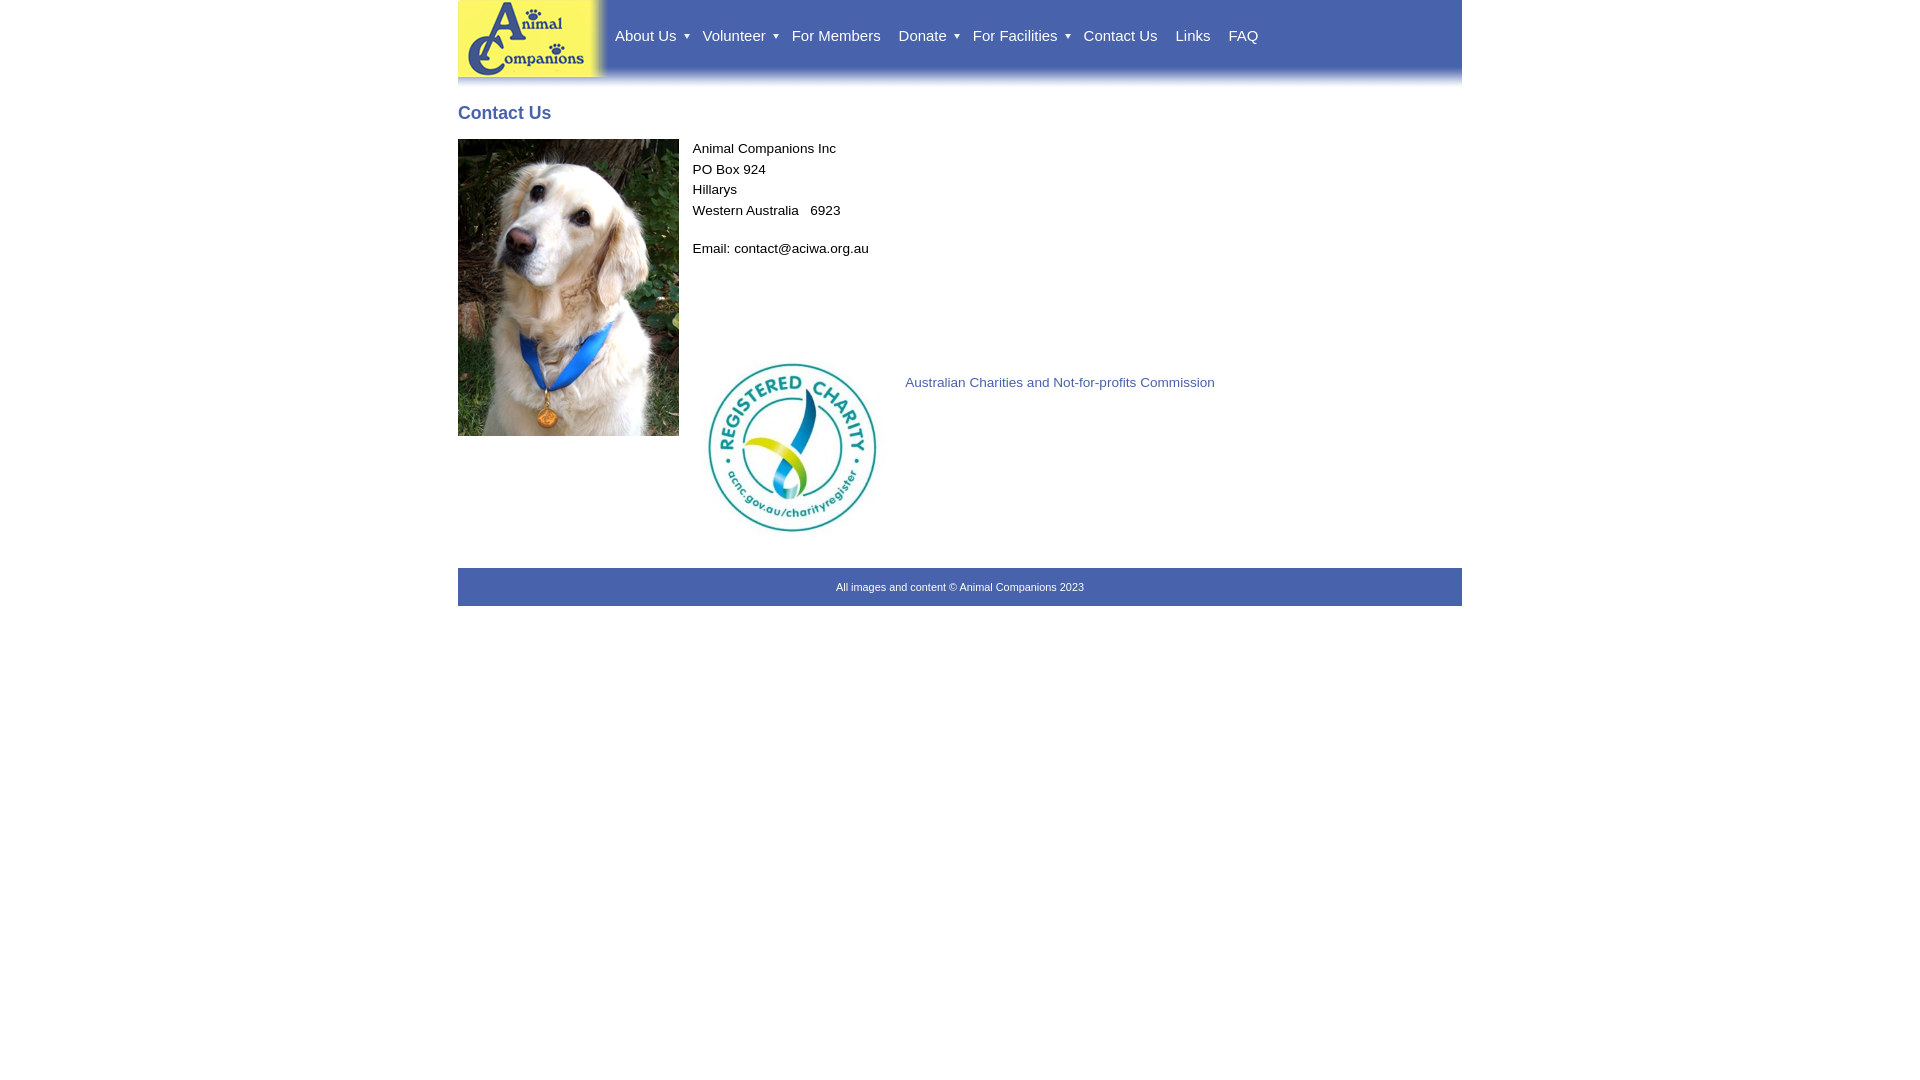 Image resolution: width=1920 pixels, height=1080 pixels. What do you see at coordinates (1059, 382) in the screenshot?
I see `'Australian Charities and Not-for-profits Commission'` at bounding box center [1059, 382].